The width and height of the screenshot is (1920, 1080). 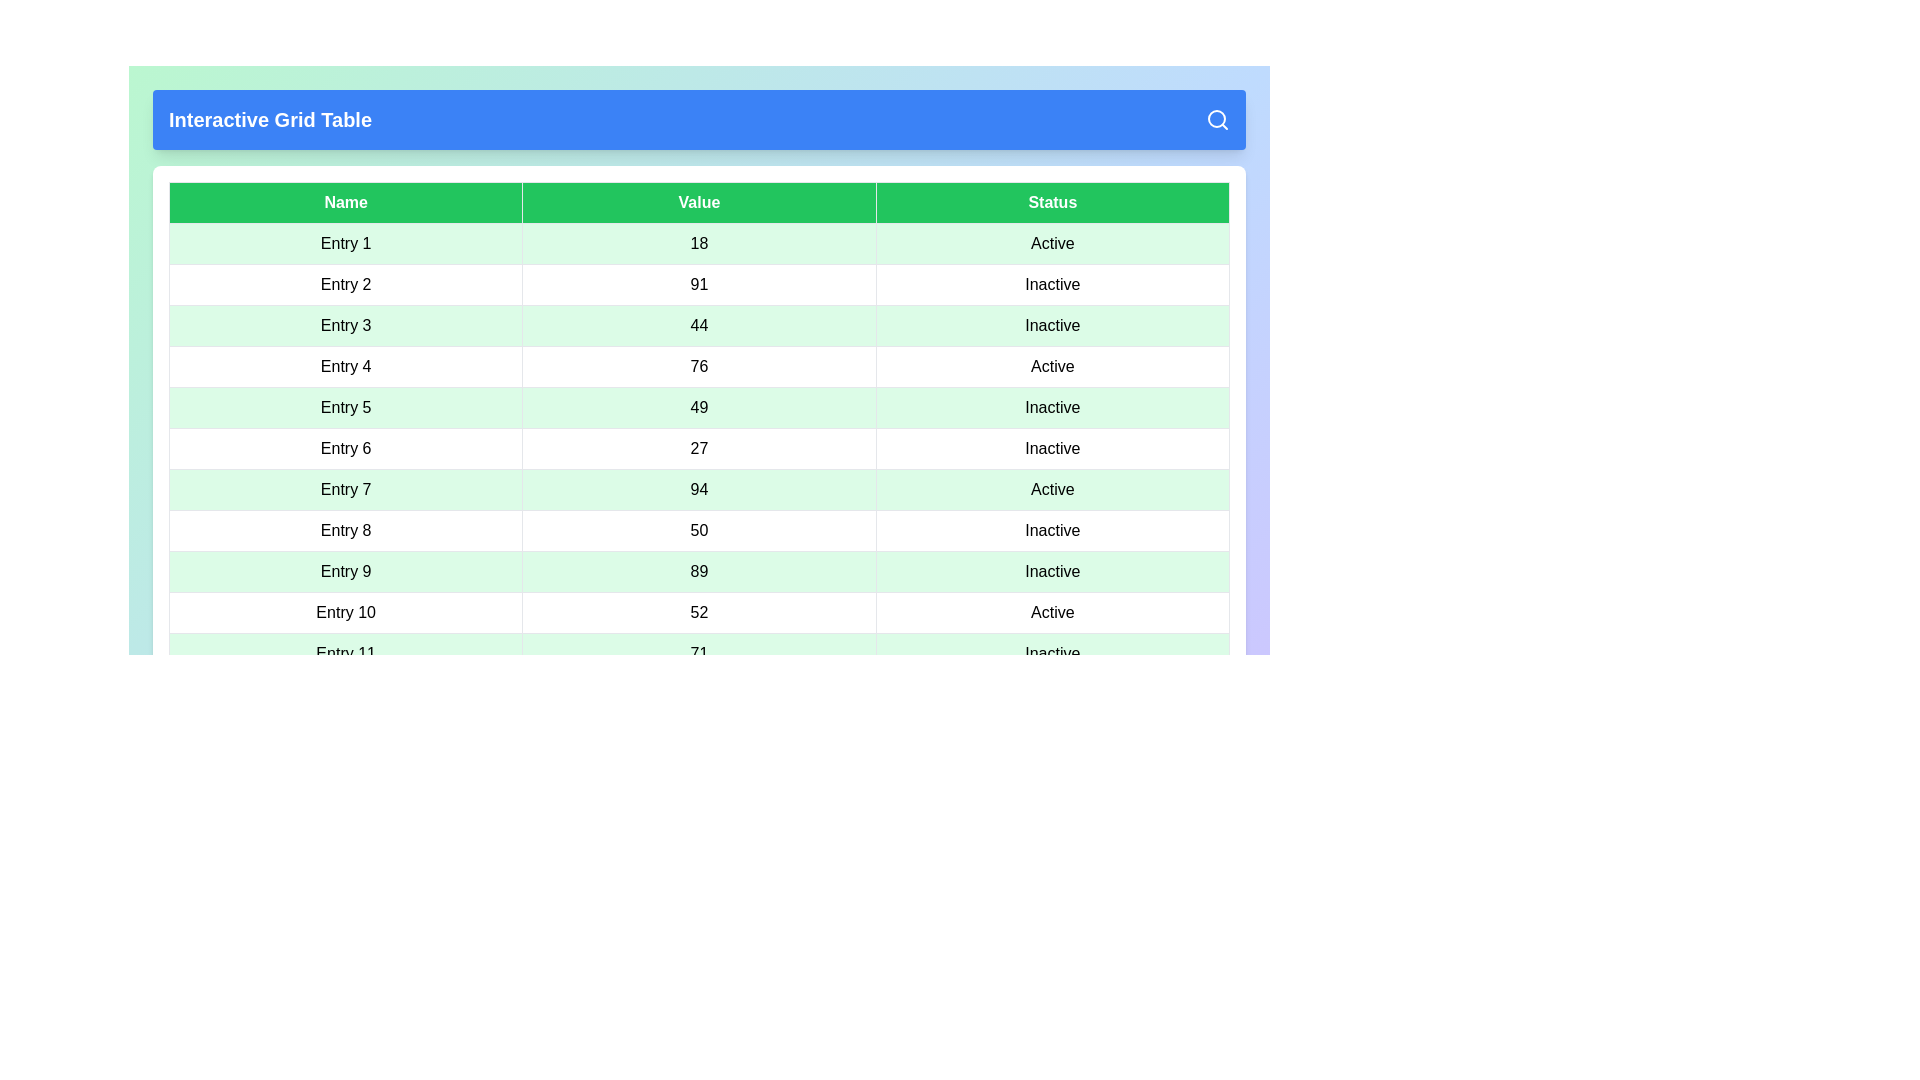 What do you see at coordinates (1050, 203) in the screenshot?
I see `the column header 'Status' to sort the table by that column` at bounding box center [1050, 203].